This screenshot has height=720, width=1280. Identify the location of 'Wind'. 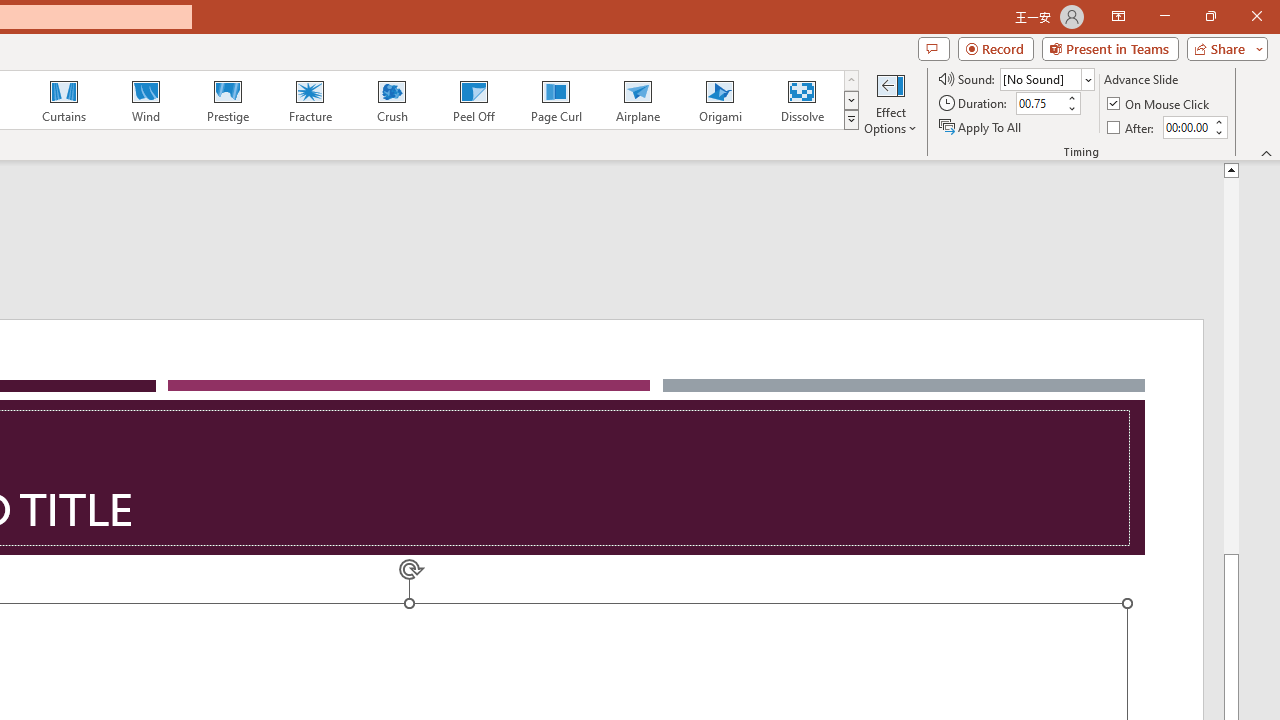
(144, 100).